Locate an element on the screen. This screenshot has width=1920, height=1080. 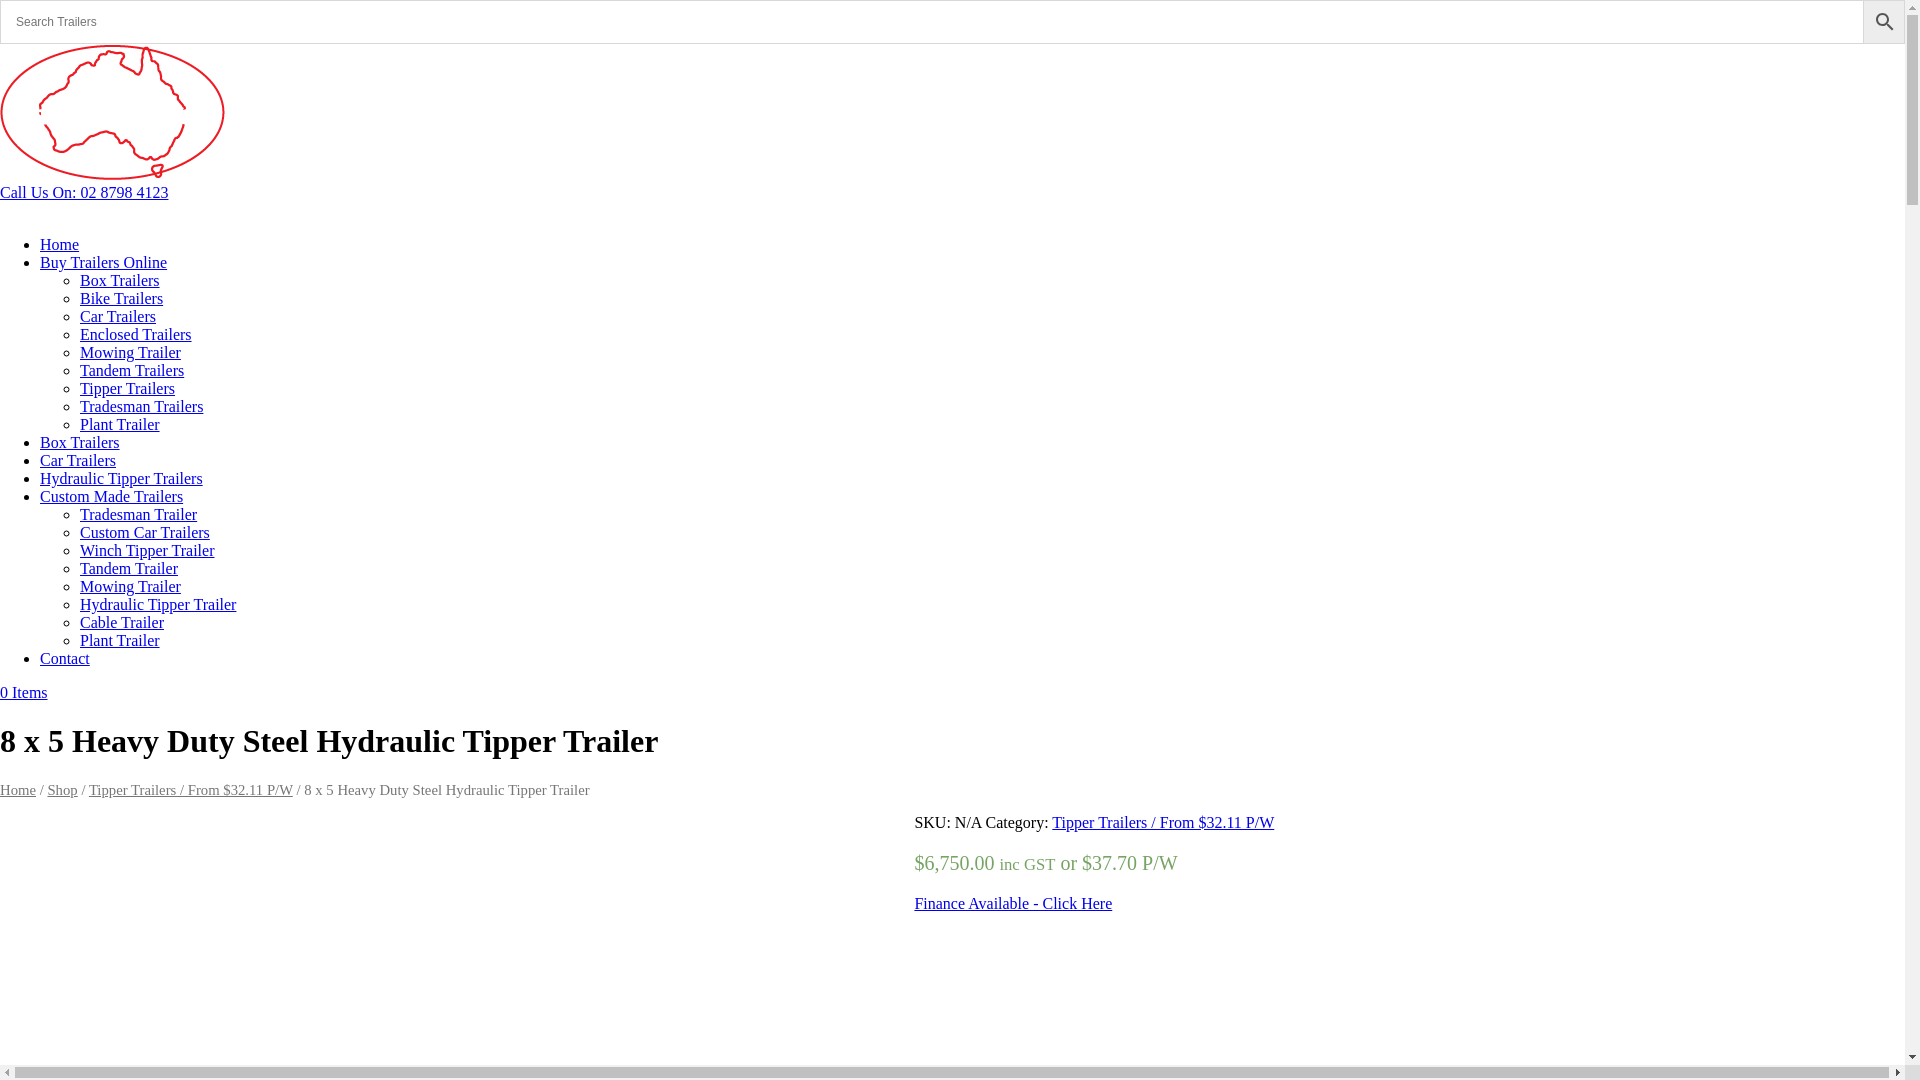
'Tandem Trailer' is located at coordinates (128, 568).